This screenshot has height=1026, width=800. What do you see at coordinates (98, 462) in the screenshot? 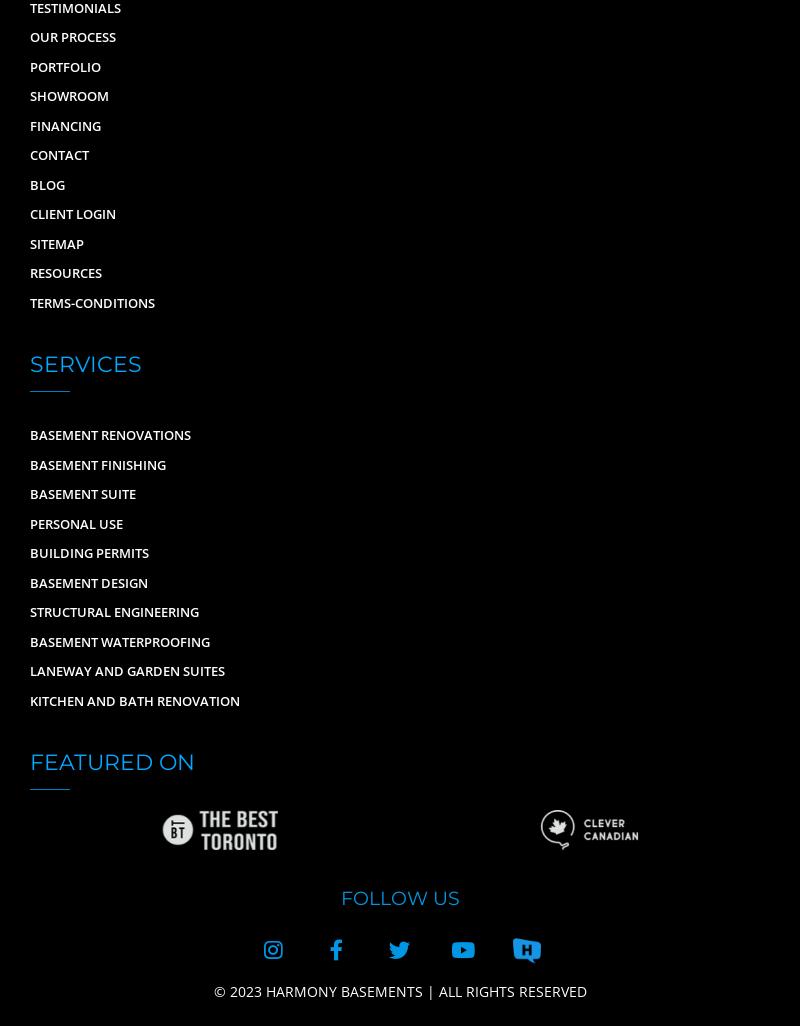
I see `'Basement Finishing'` at bounding box center [98, 462].